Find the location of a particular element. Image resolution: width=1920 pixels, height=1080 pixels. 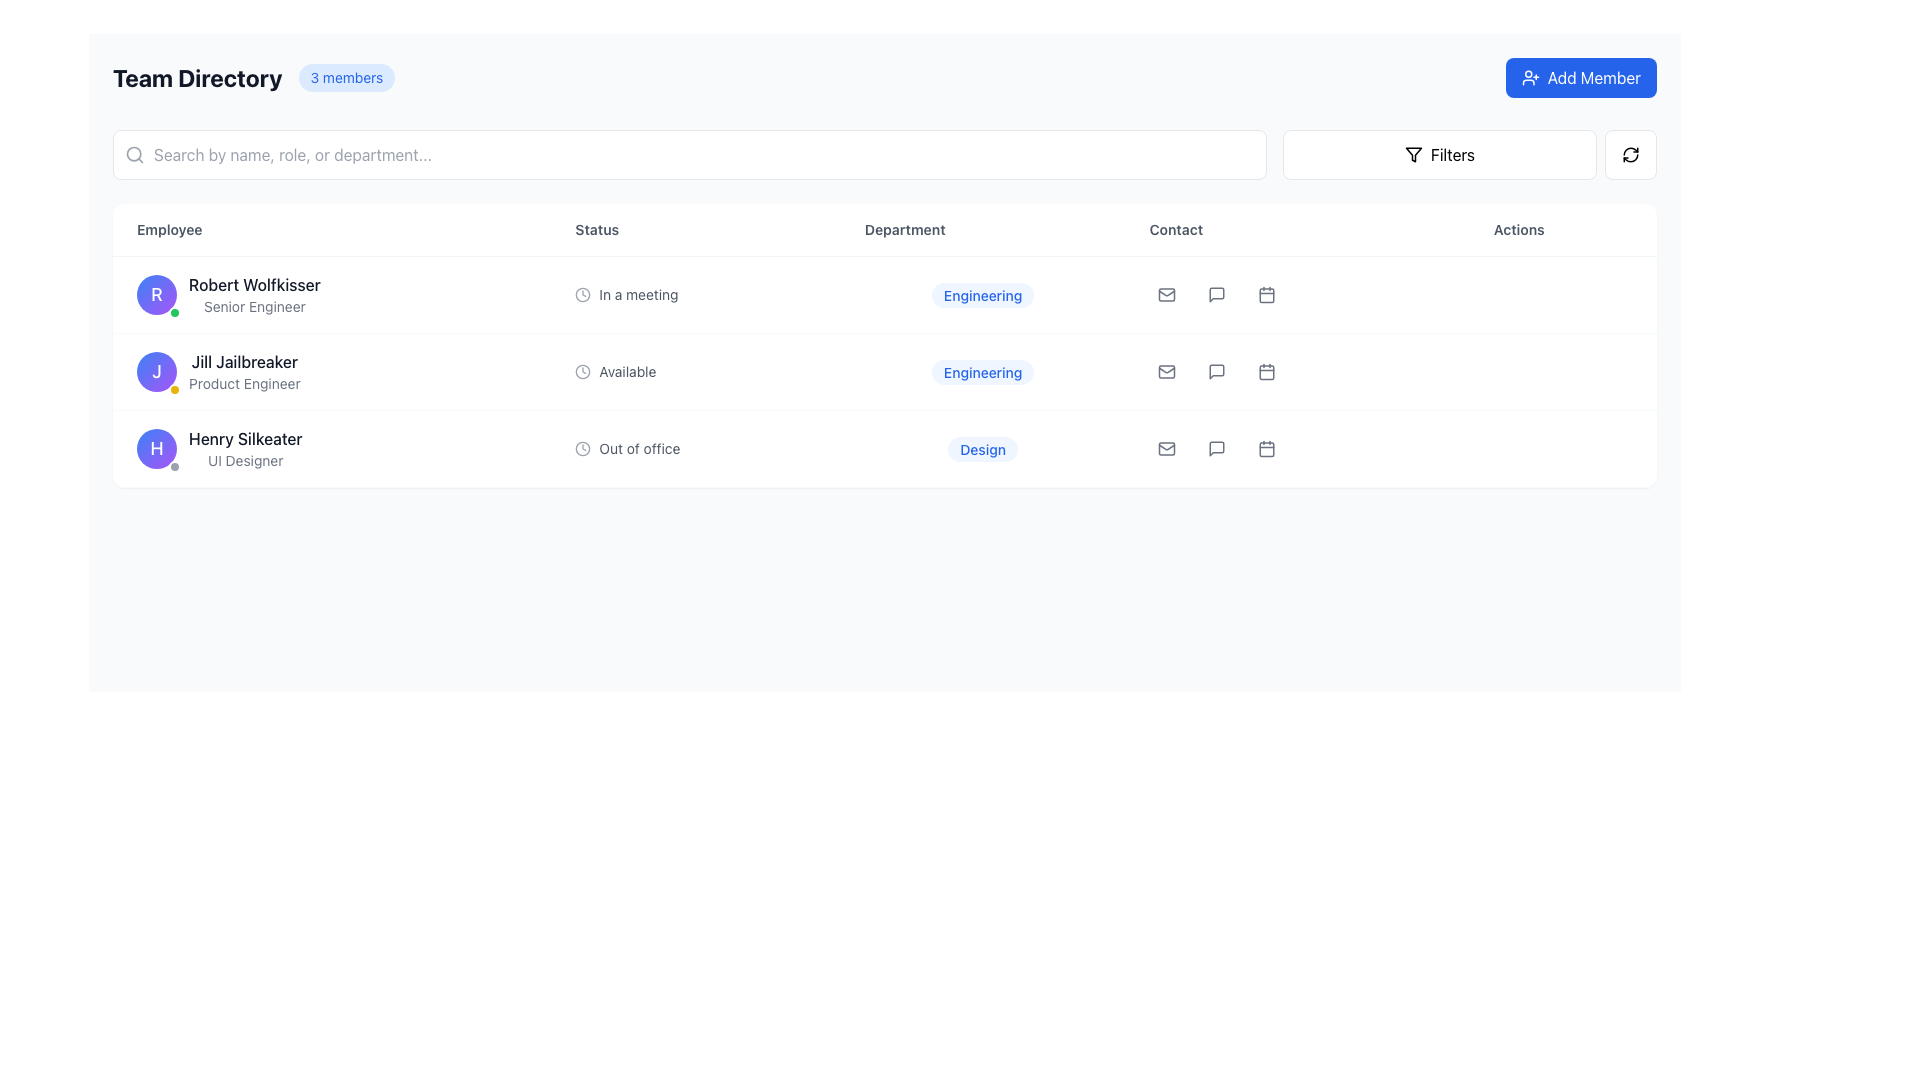

the static text label 'Senior Engineer' that is positioned directly below 'Robert Wolfkisser' in the Team Directory table is located at coordinates (253, 307).